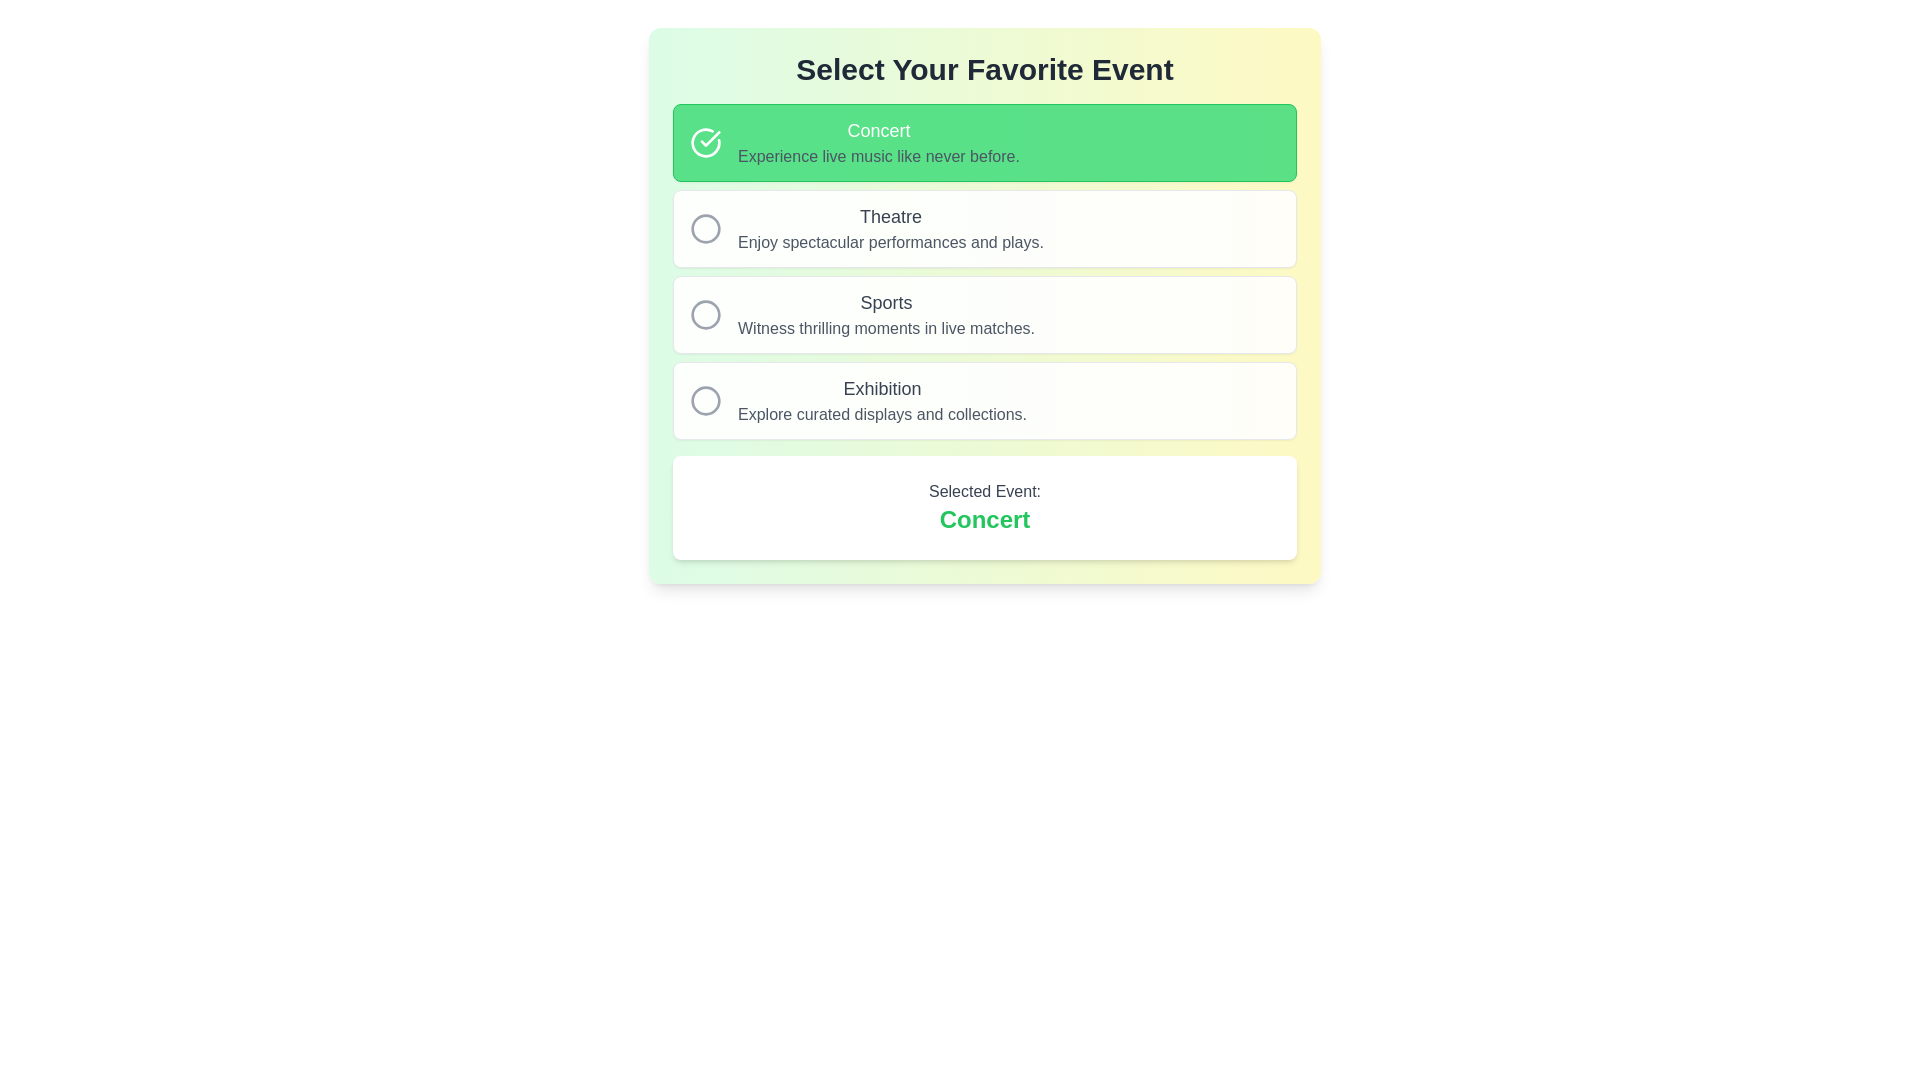  What do you see at coordinates (705, 227) in the screenshot?
I see `the circular radio button` at bounding box center [705, 227].